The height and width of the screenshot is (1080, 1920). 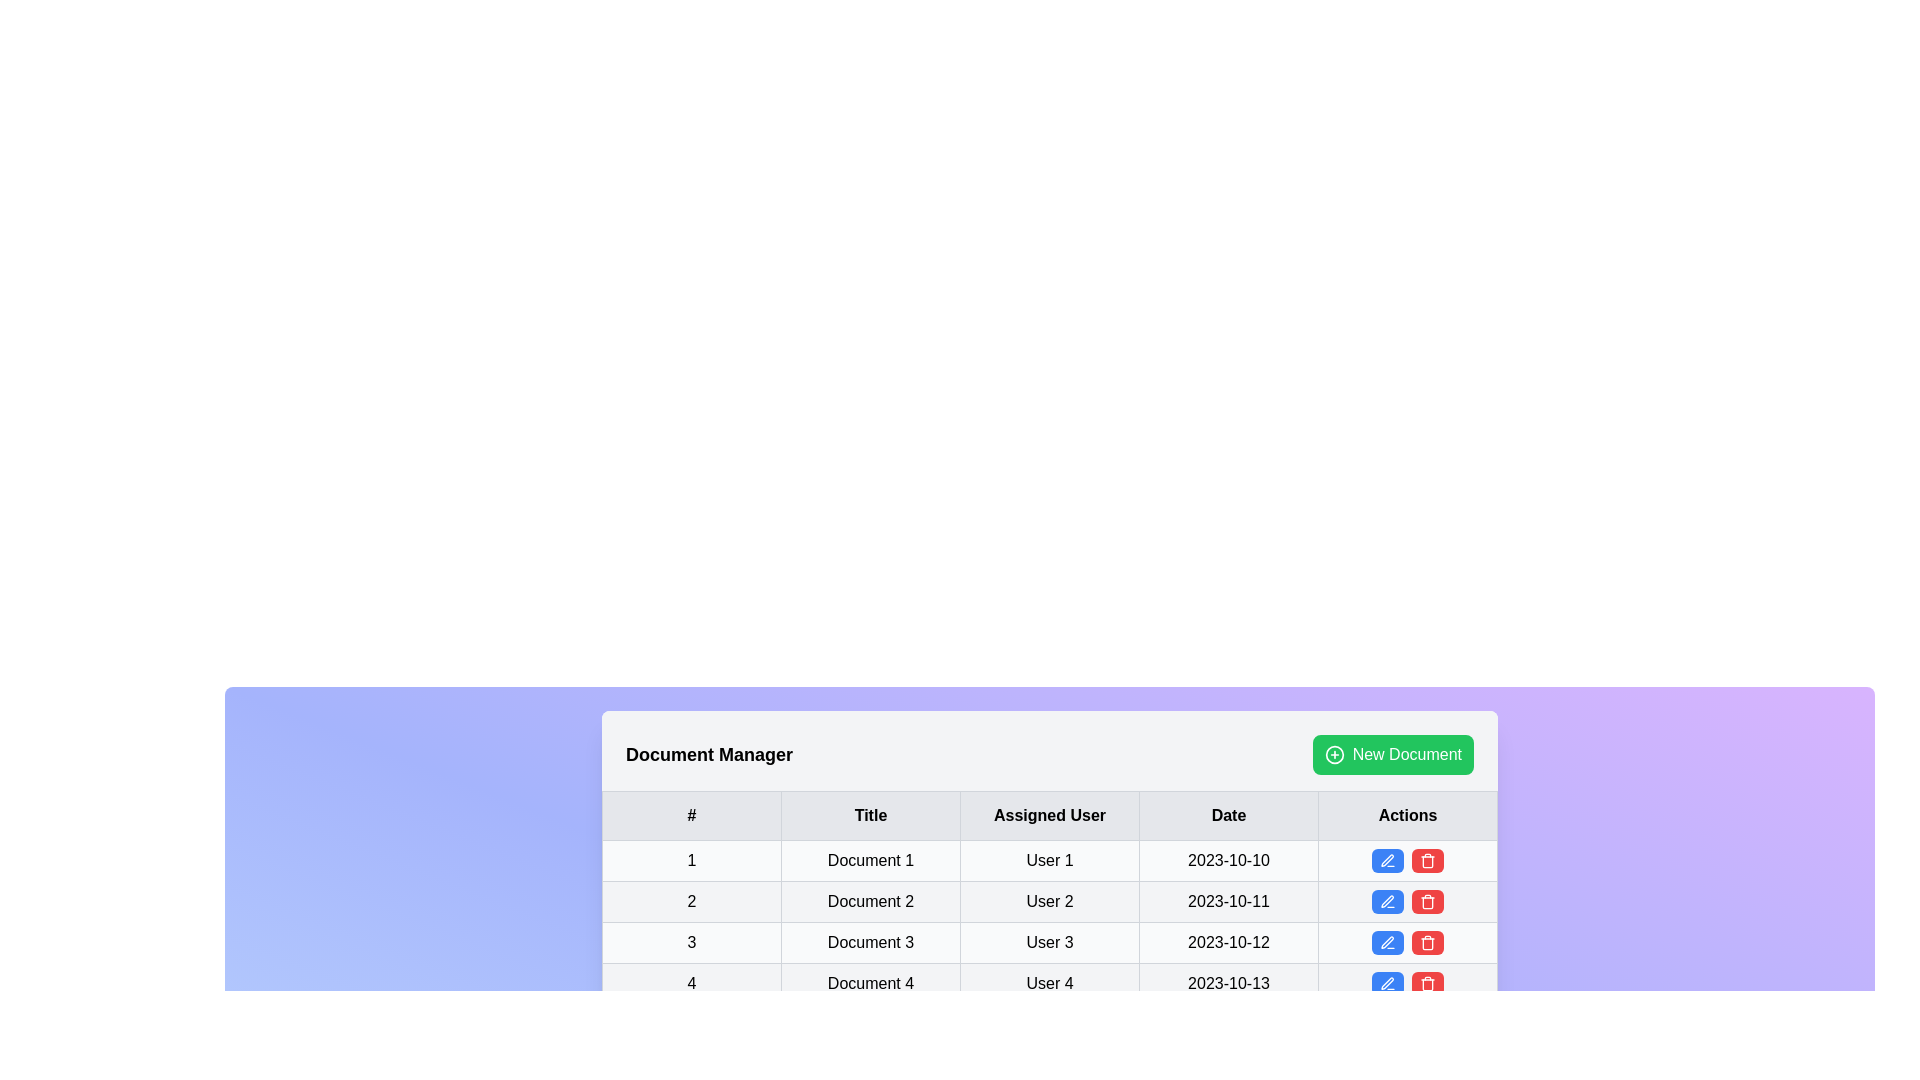 What do you see at coordinates (1427, 902) in the screenshot?
I see `the delete button located in the Actions column of the row for 'Document 2', which is the second button to the right of the blue pen icon button` at bounding box center [1427, 902].